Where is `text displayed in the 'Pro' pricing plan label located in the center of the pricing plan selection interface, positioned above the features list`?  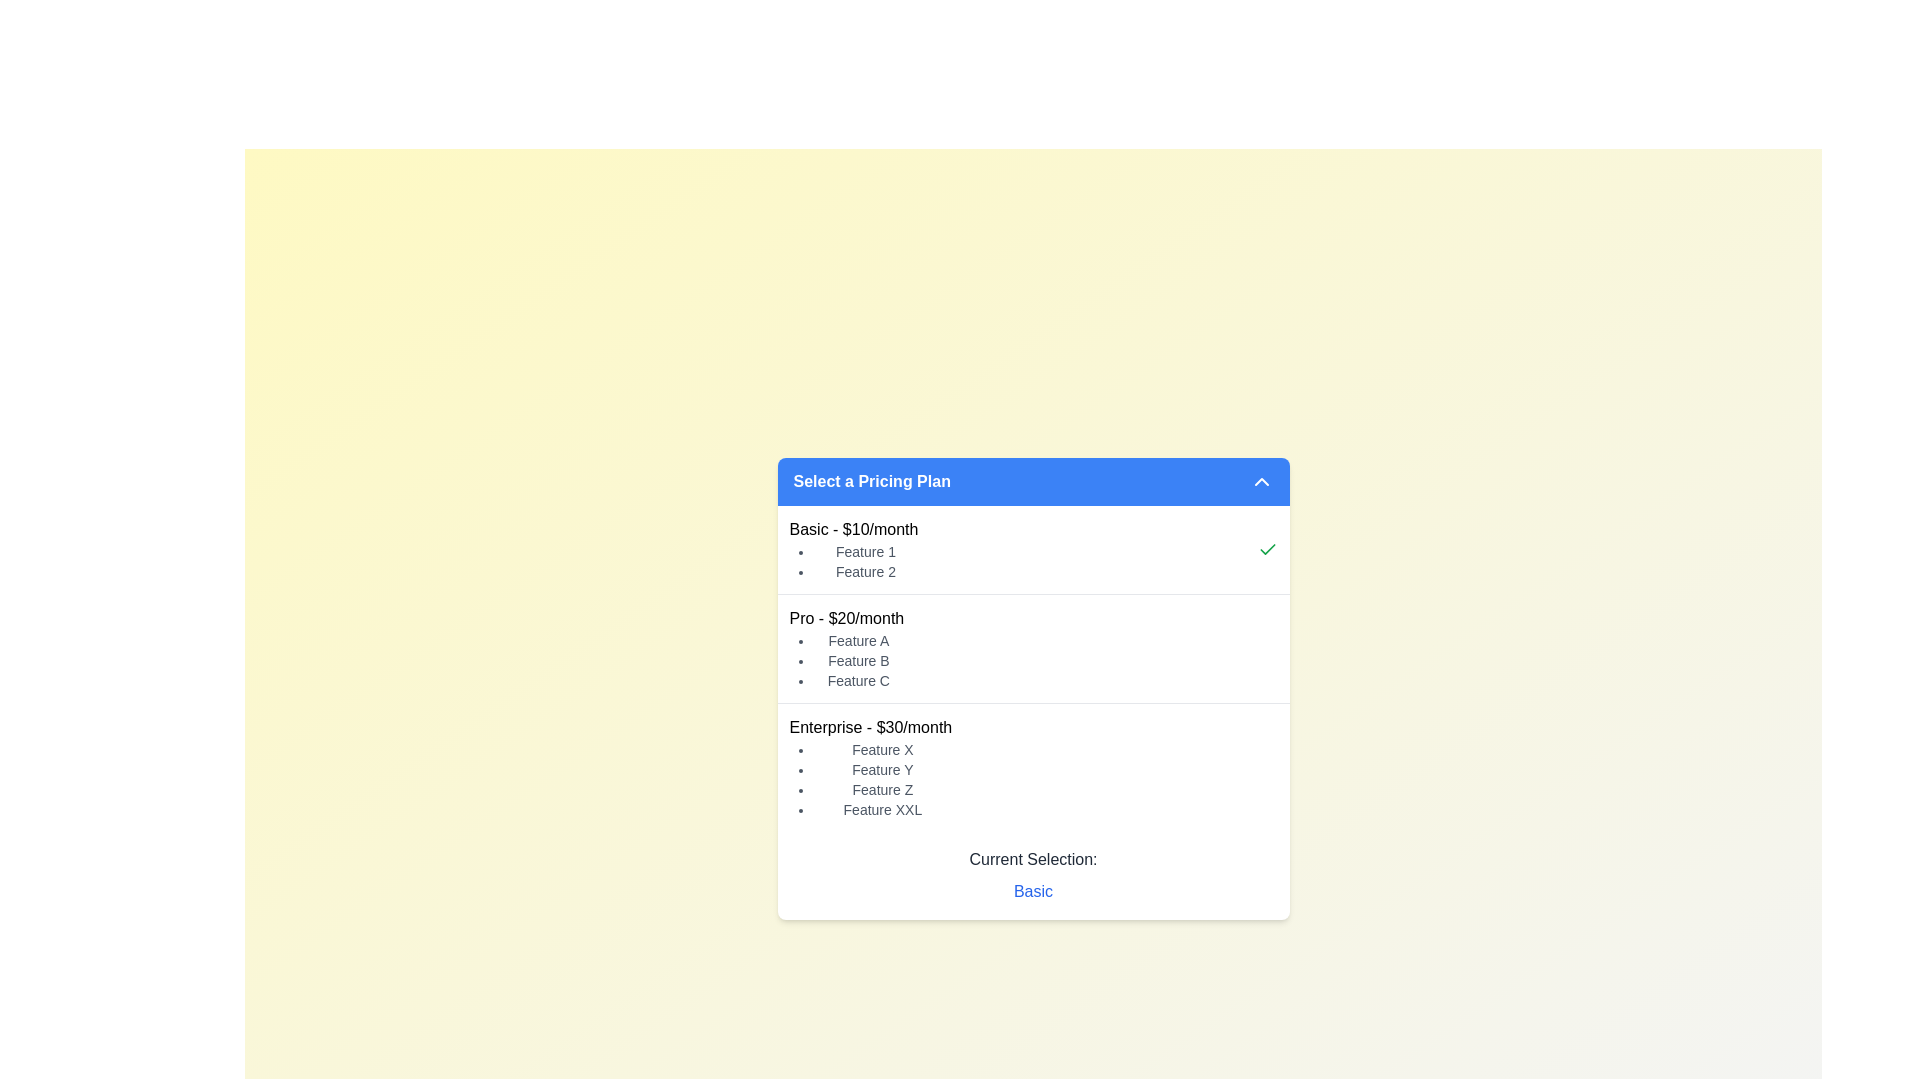
text displayed in the 'Pro' pricing plan label located in the center of the pricing plan selection interface, positioned above the features list is located at coordinates (846, 617).